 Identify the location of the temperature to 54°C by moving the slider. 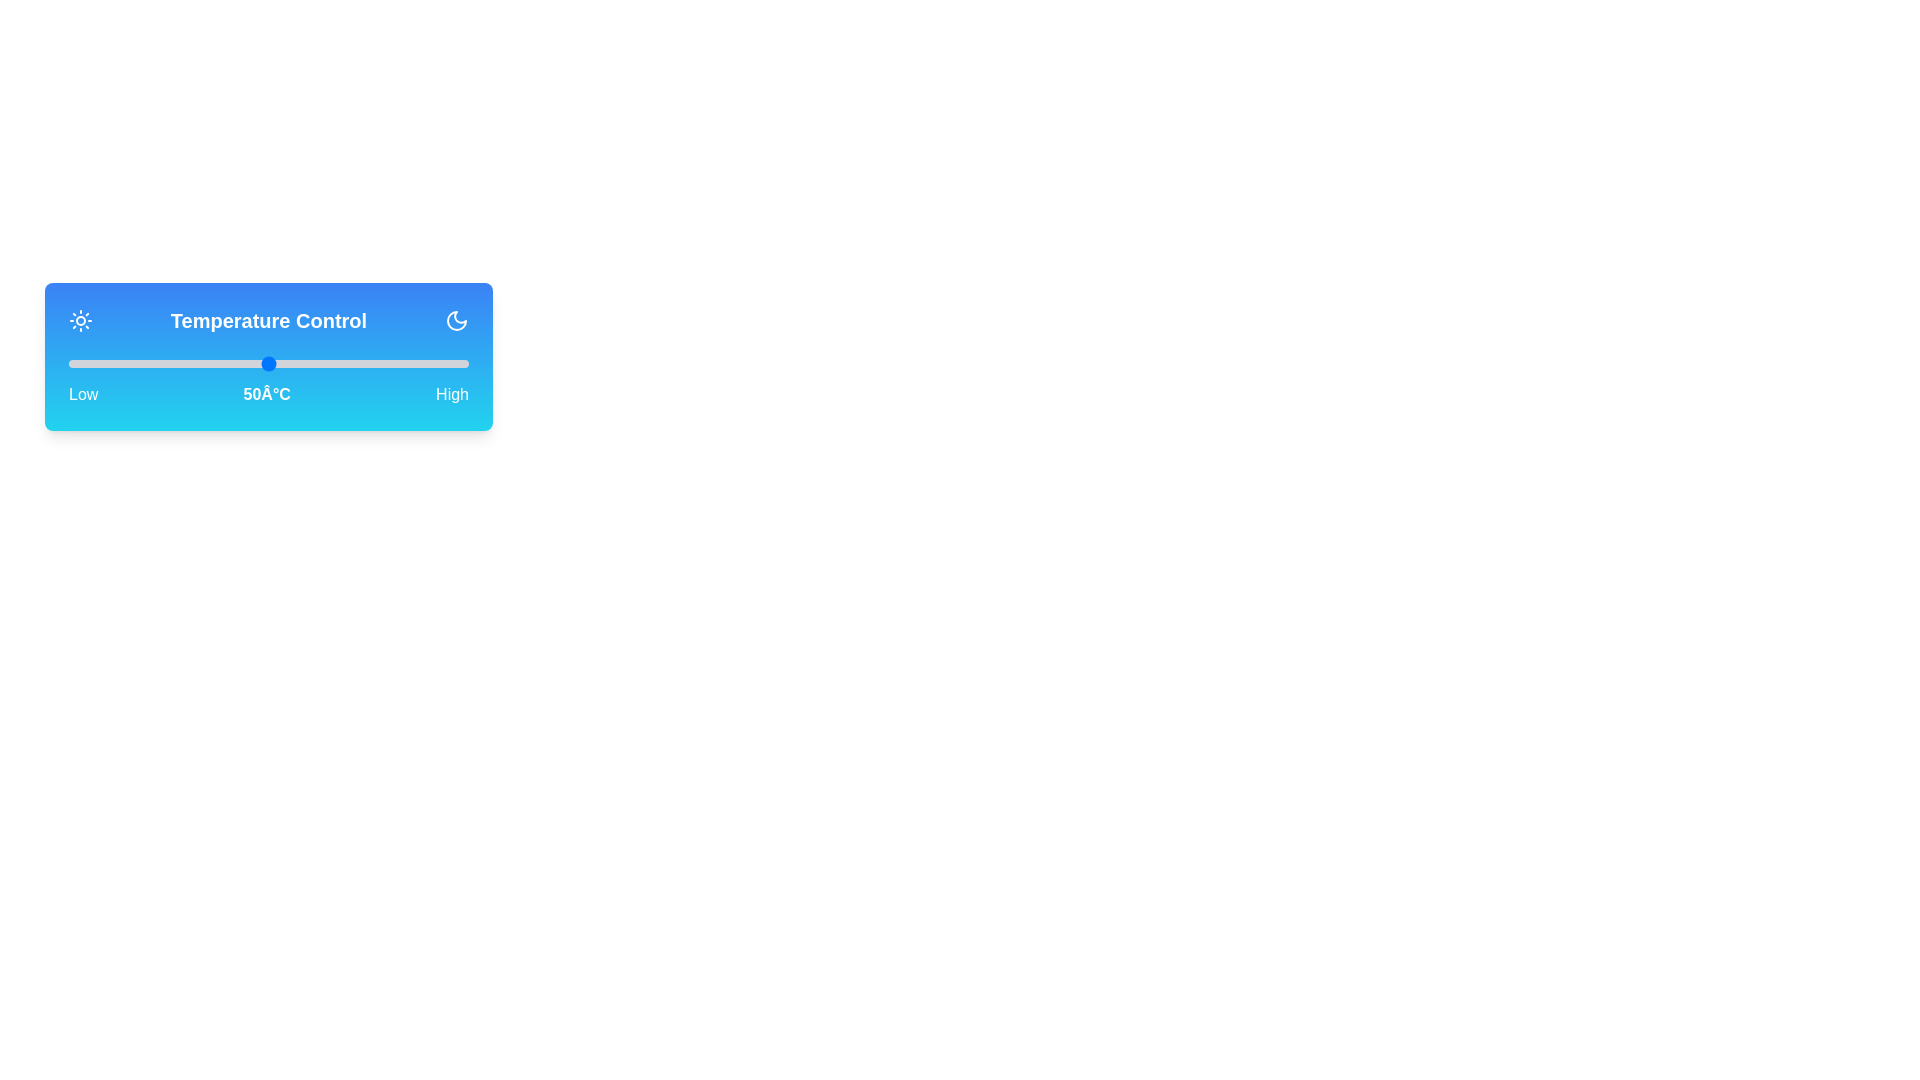
(283, 363).